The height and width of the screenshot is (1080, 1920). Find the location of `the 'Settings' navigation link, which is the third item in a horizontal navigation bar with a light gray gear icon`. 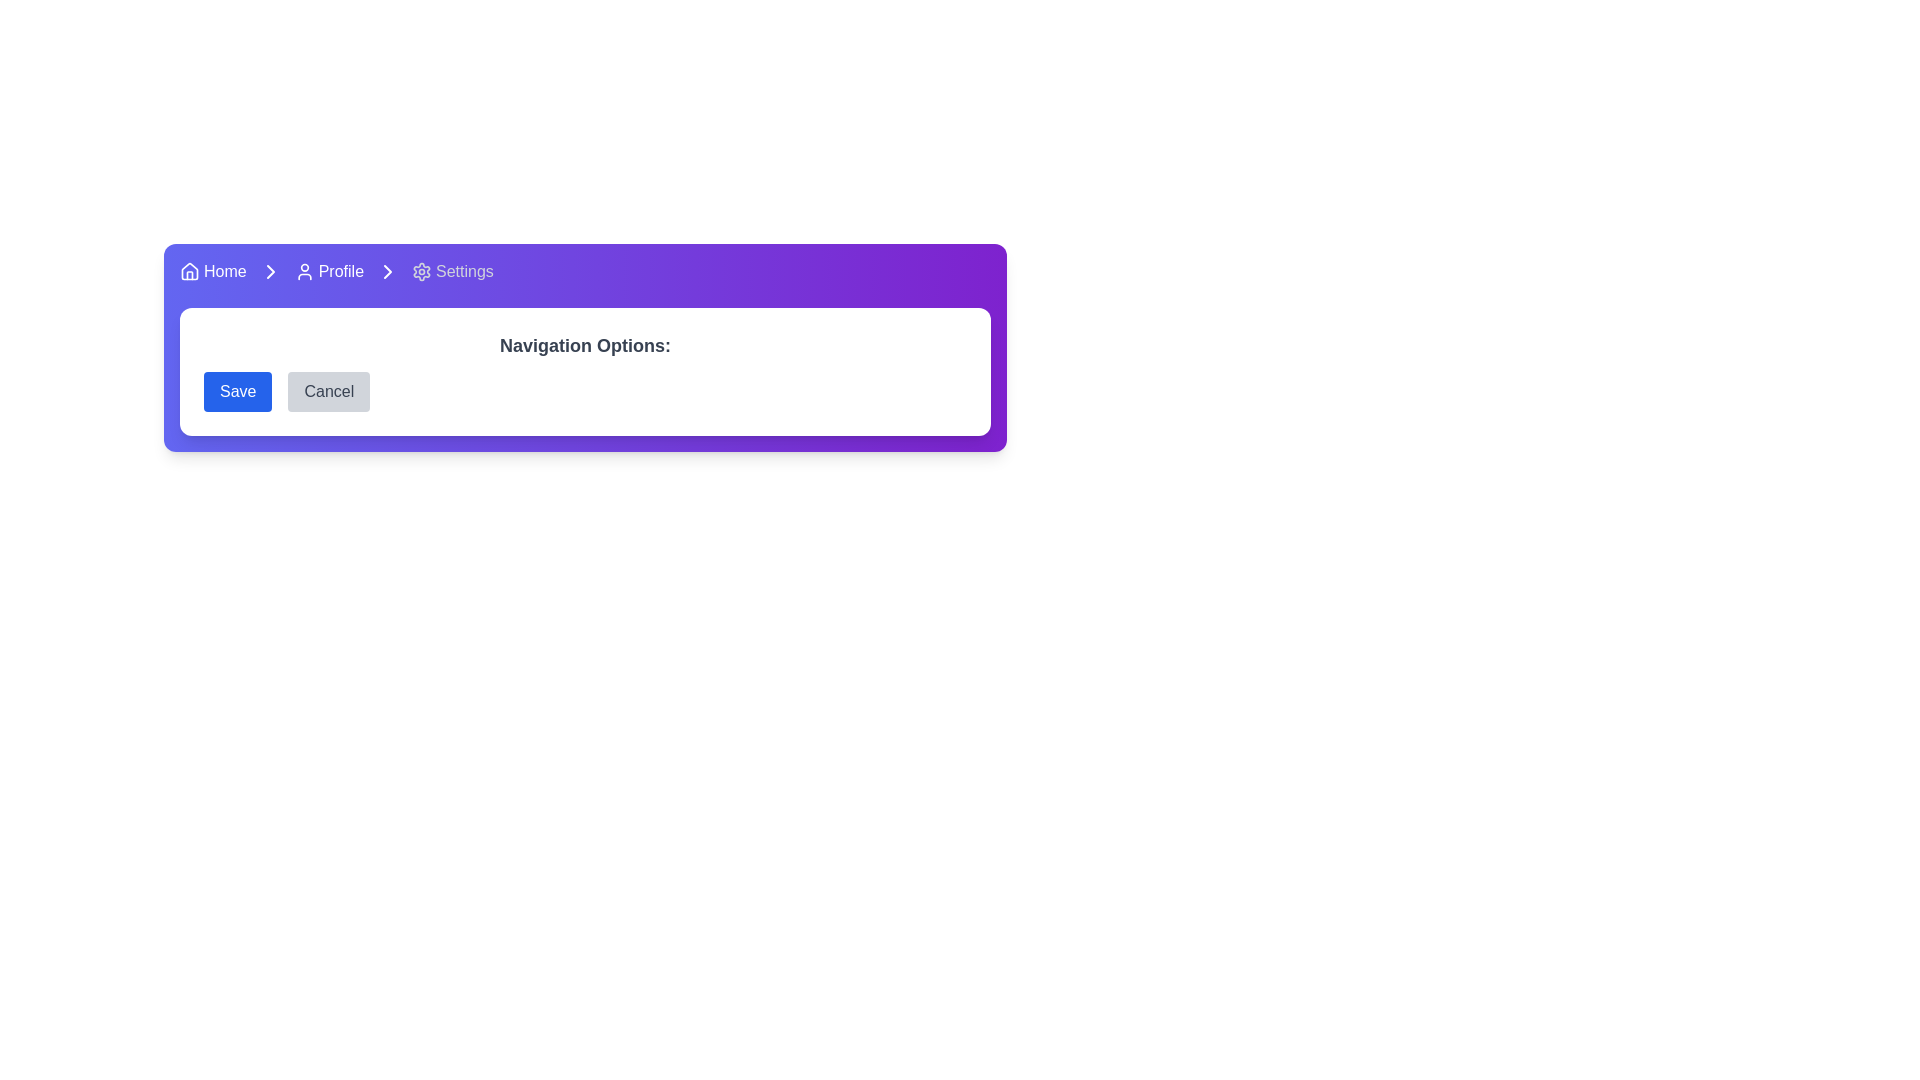

the 'Settings' navigation link, which is the third item in a horizontal navigation bar with a light gray gear icon is located at coordinates (451, 272).